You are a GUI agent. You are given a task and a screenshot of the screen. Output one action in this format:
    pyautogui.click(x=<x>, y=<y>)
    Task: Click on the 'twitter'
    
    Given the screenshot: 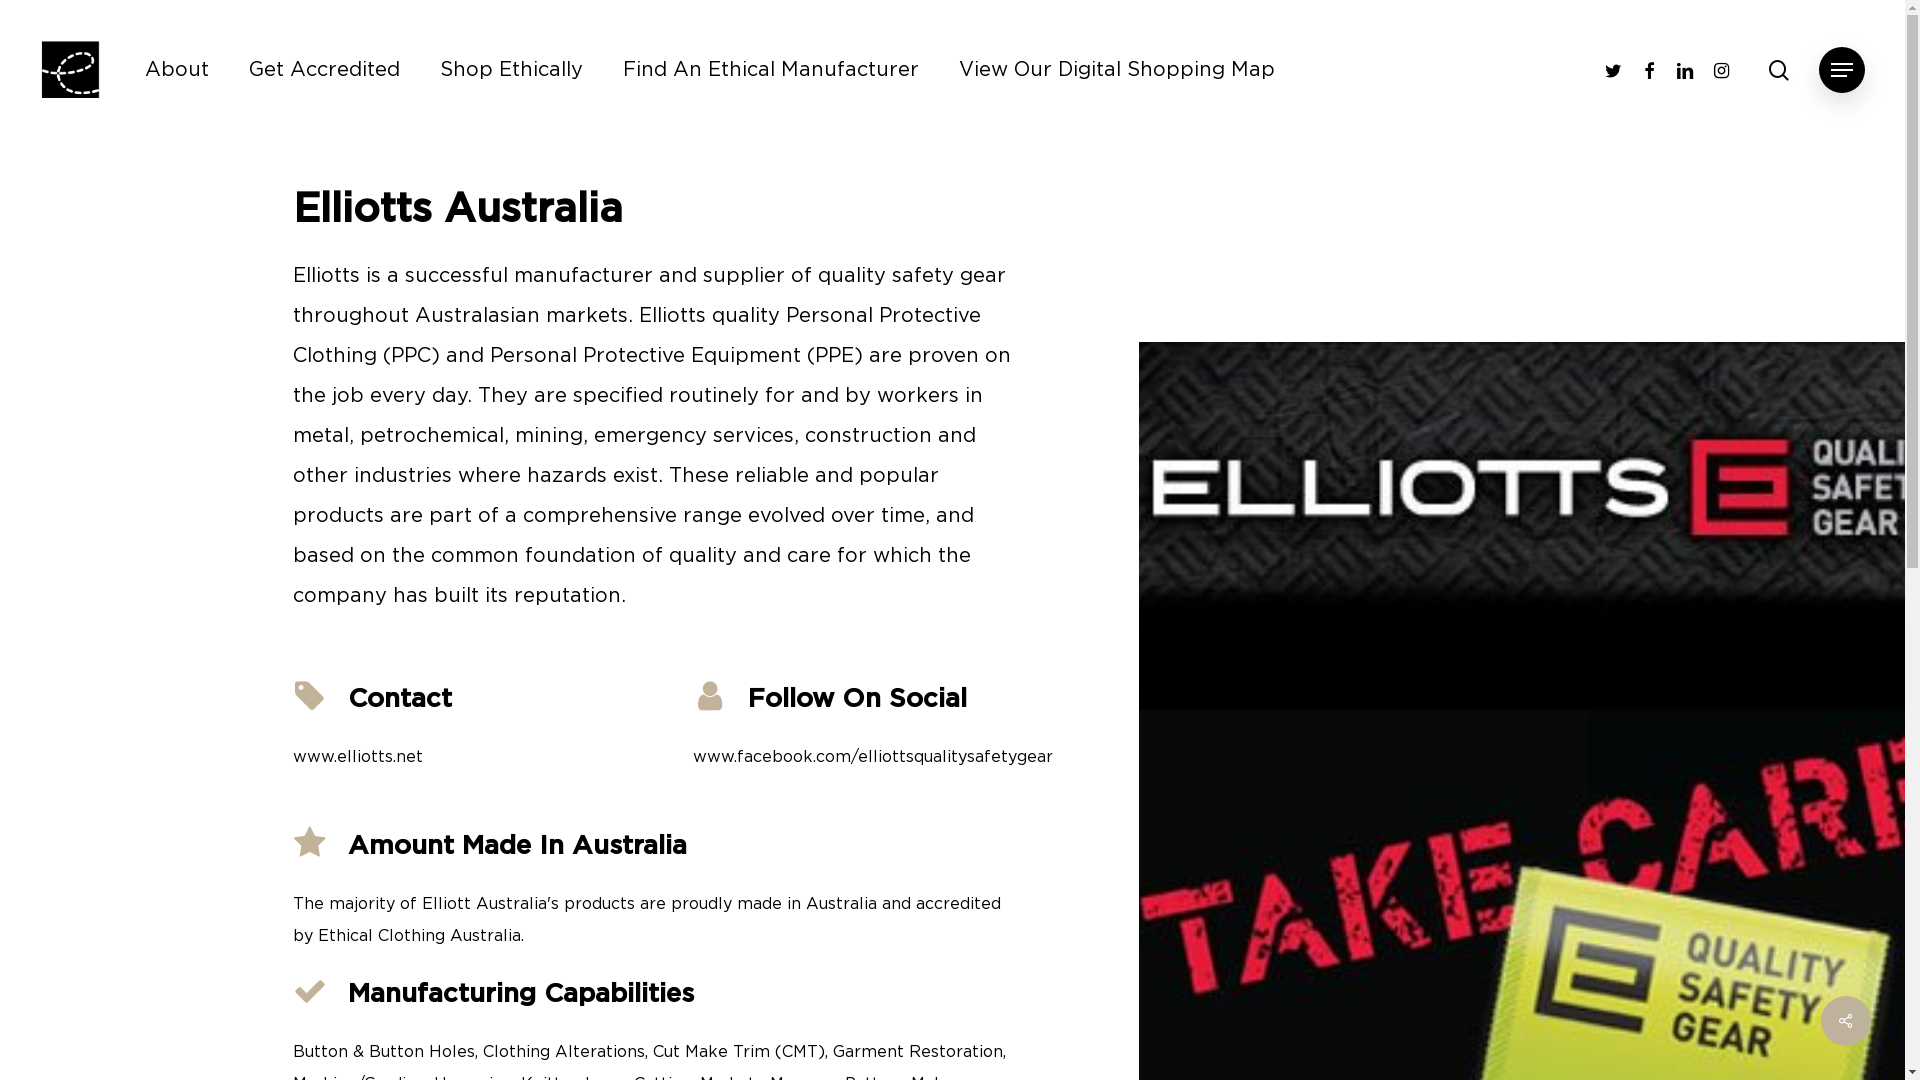 What is the action you would take?
    pyautogui.click(x=1612, y=69)
    